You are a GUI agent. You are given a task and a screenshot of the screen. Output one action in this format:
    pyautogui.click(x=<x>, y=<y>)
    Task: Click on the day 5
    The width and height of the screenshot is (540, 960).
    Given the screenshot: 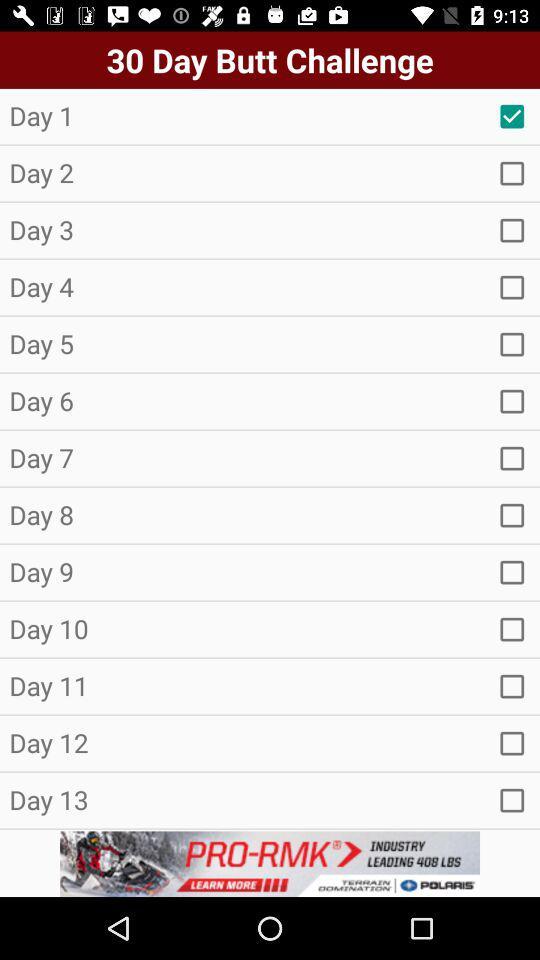 What is the action you would take?
    pyautogui.click(x=512, y=344)
    